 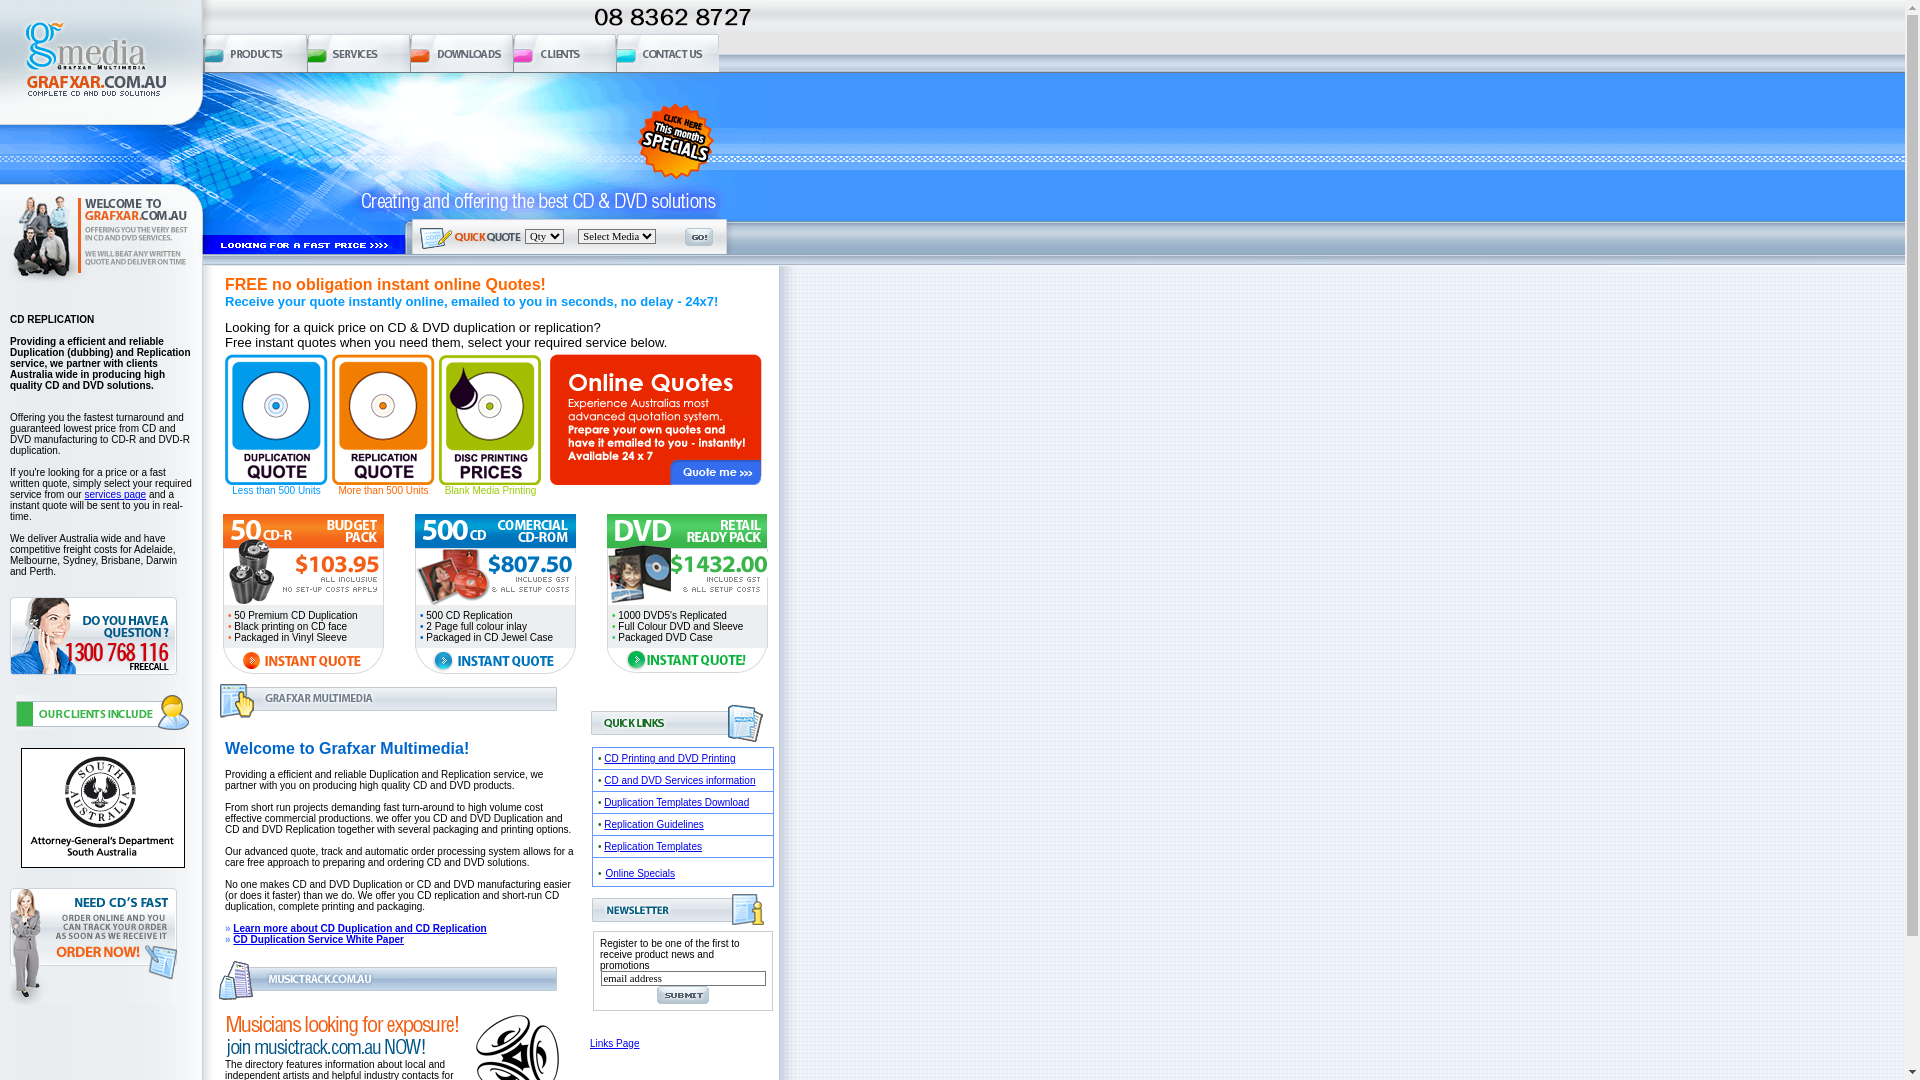 I want to click on 'CD Duplication Service White Paper', so click(x=233, y=939).